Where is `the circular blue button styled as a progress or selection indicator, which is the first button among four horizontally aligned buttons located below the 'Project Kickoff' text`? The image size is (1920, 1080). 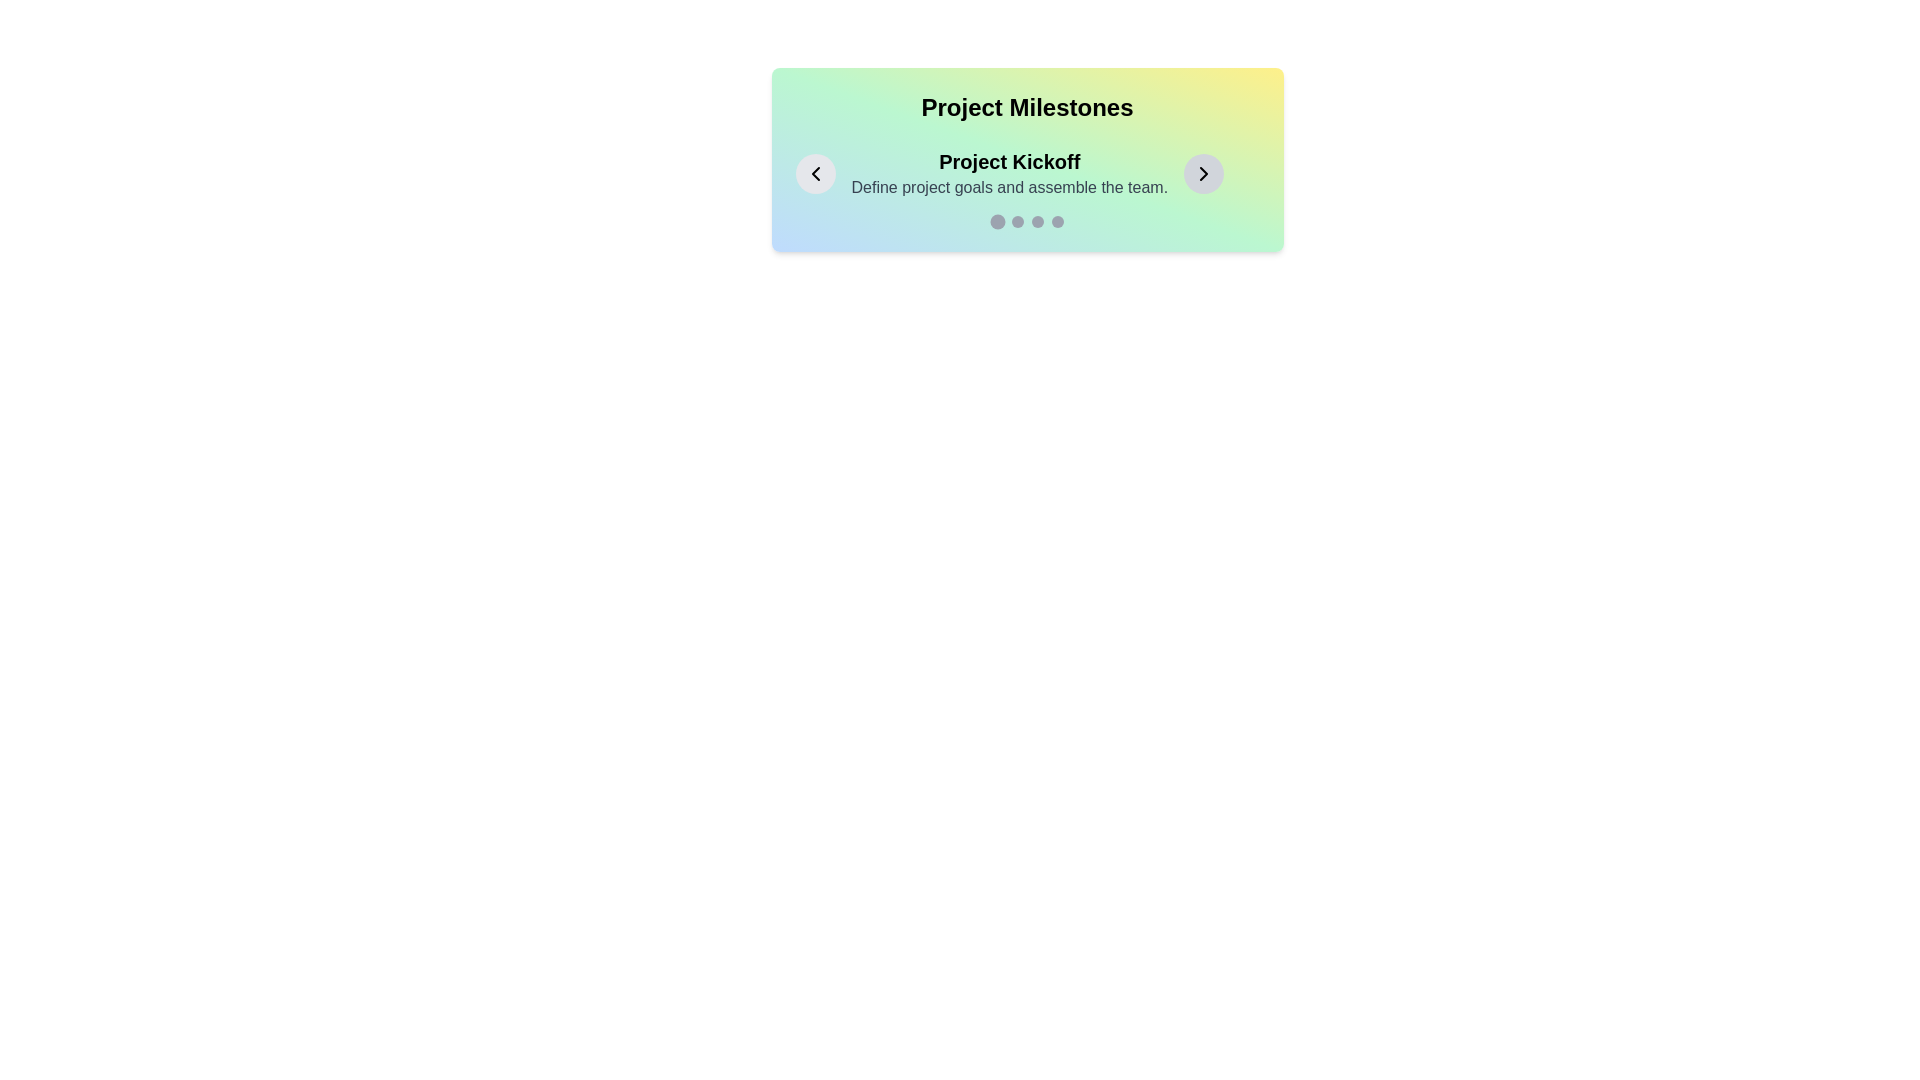 the circular blue button styled as a progress or selection indicator, which is the first button among four horizontally aligned buttons located below the 'Project Kickoff' text is located at coordinates (997, 222).